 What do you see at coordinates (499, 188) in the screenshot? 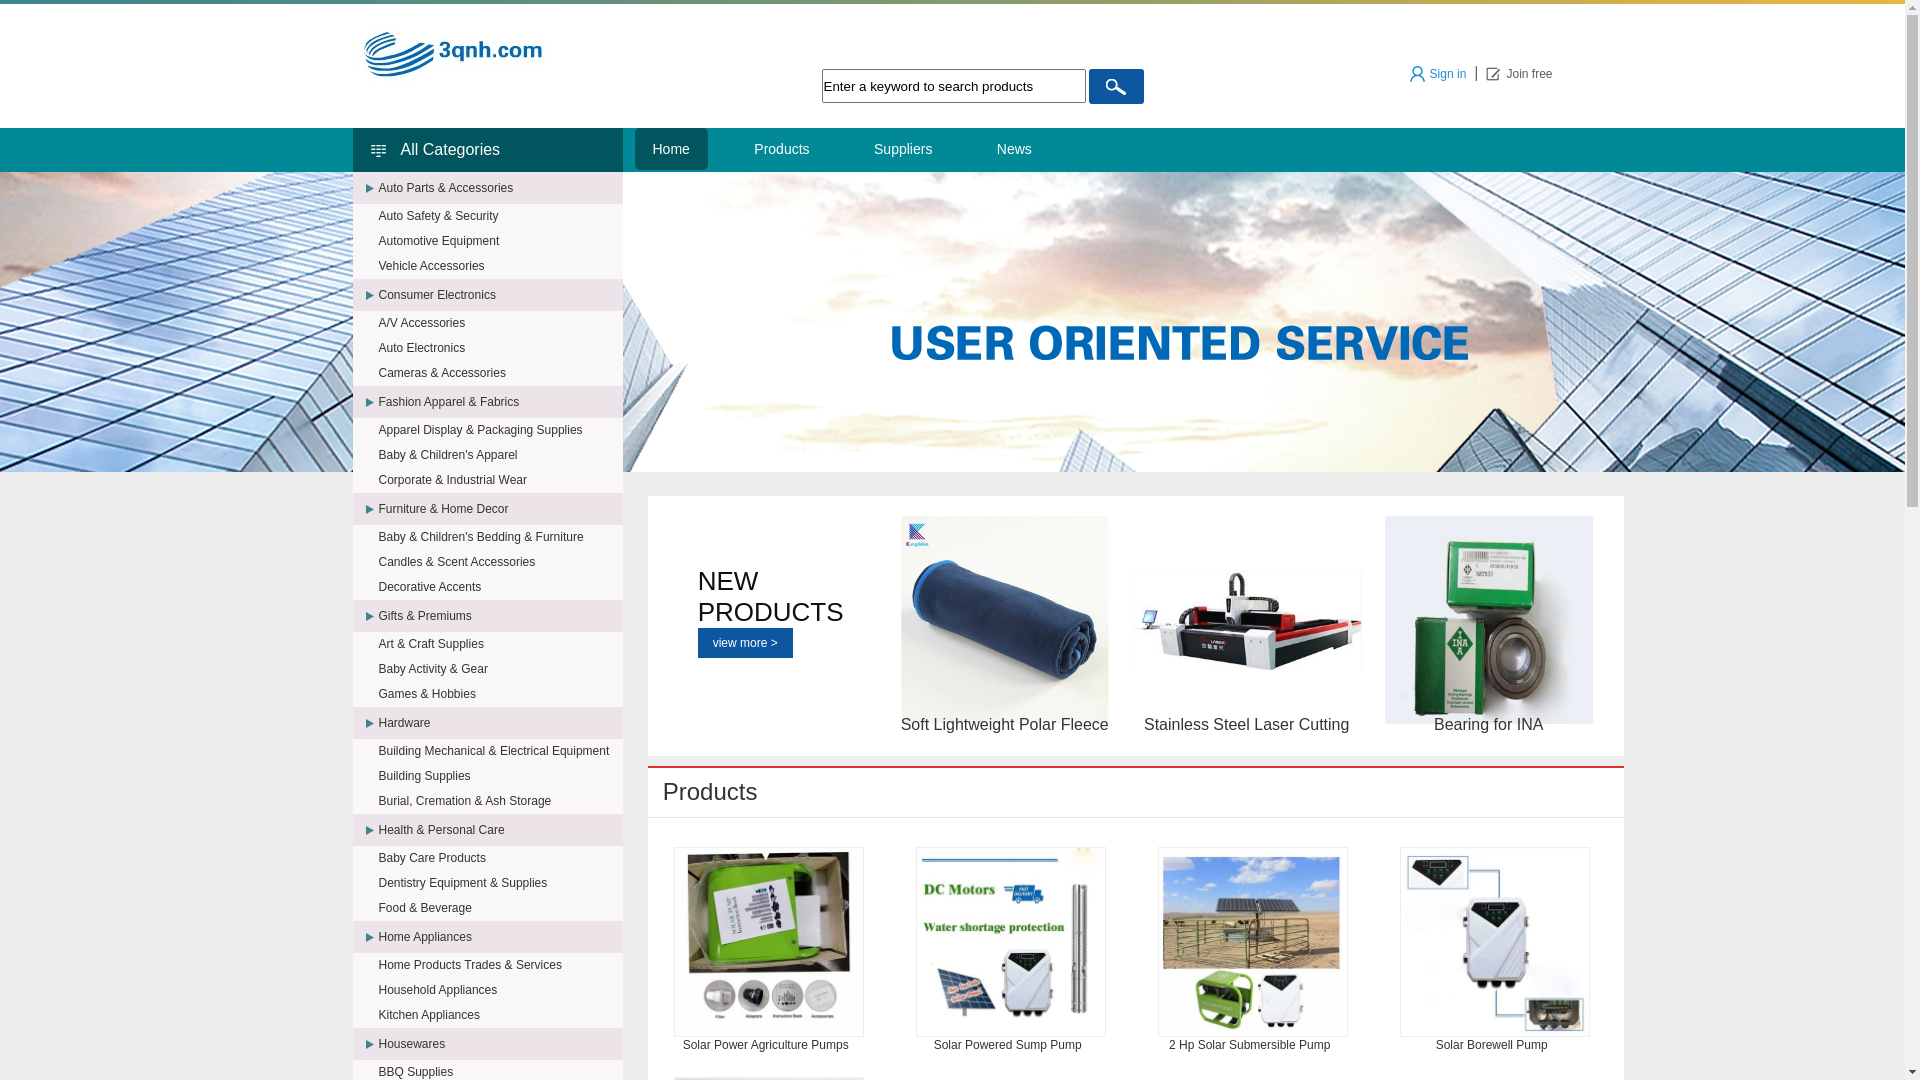
I see `'Auto Parts & Accessories'` at bounding box center [499, 188].